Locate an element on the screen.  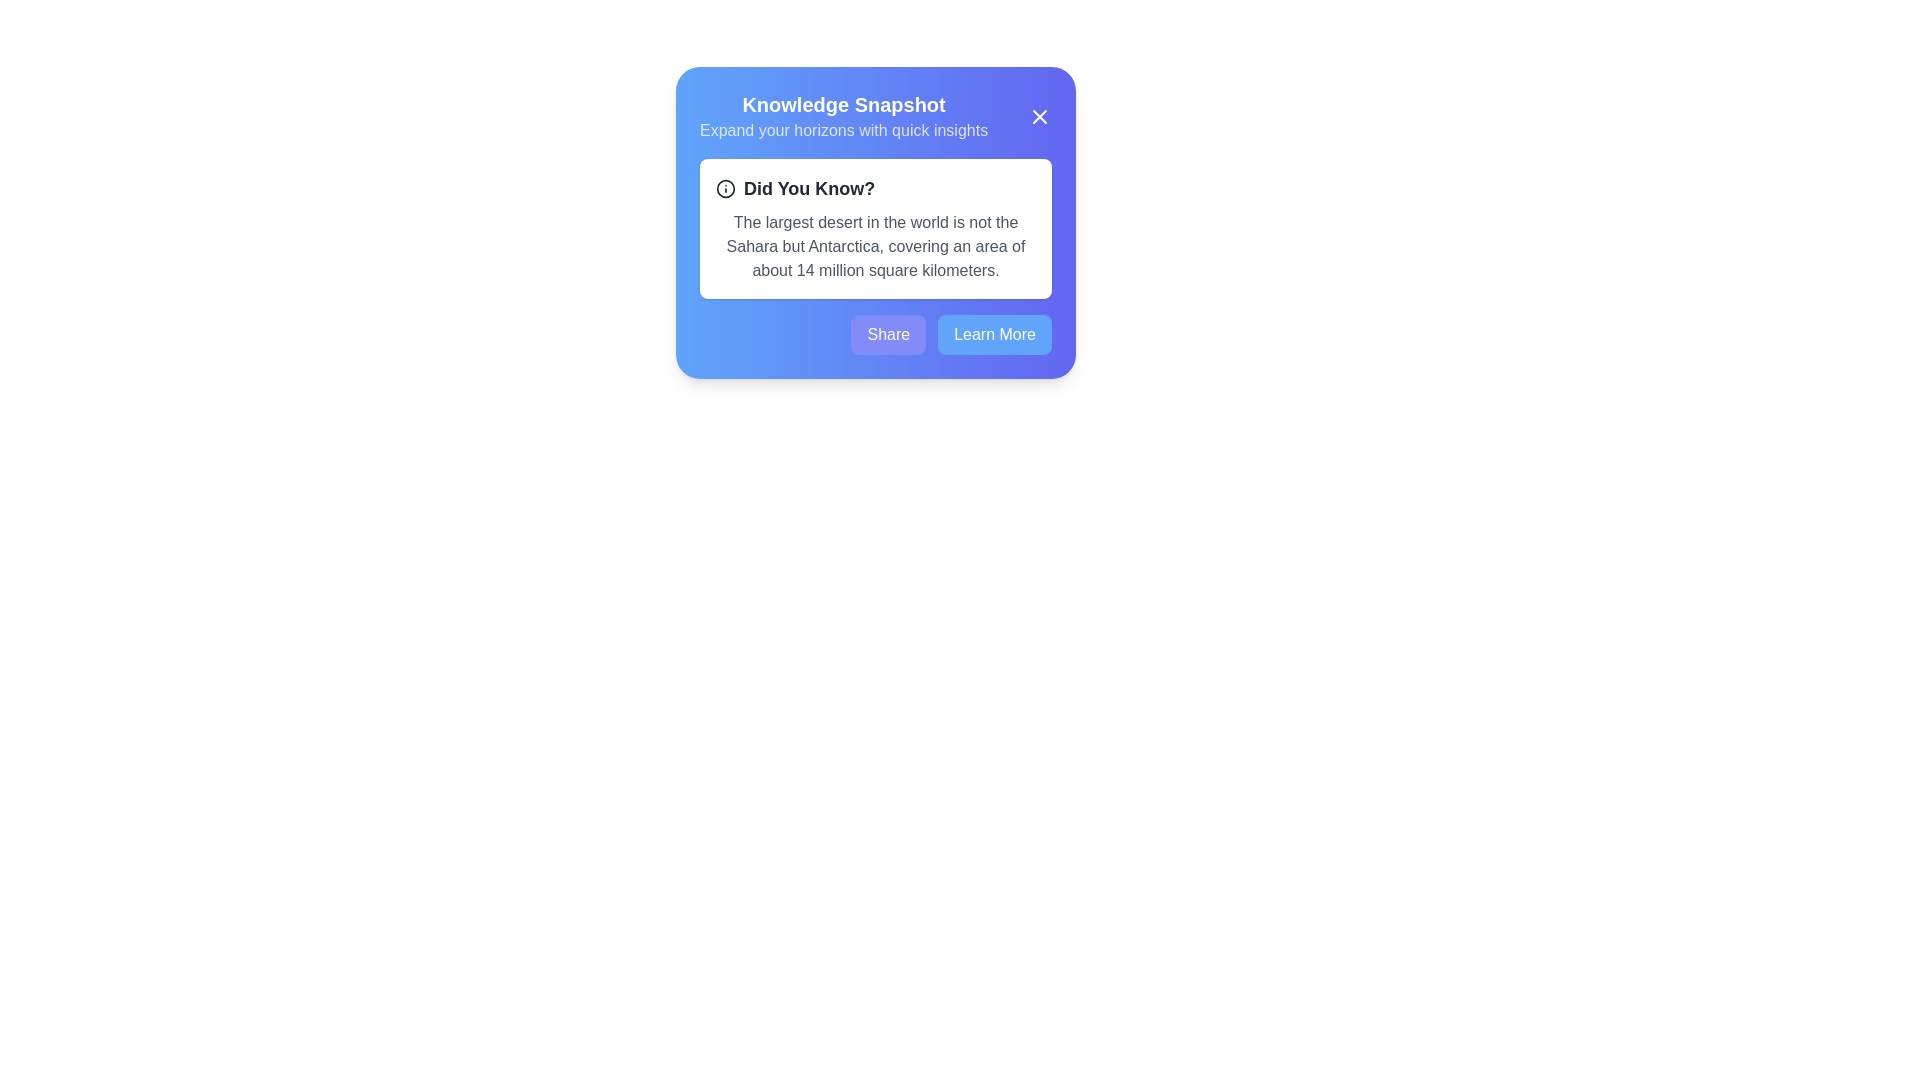
the close button located in the upper right-hand side of the 'Knowledge Snapshot' card is located at coordinates (1040, 116).